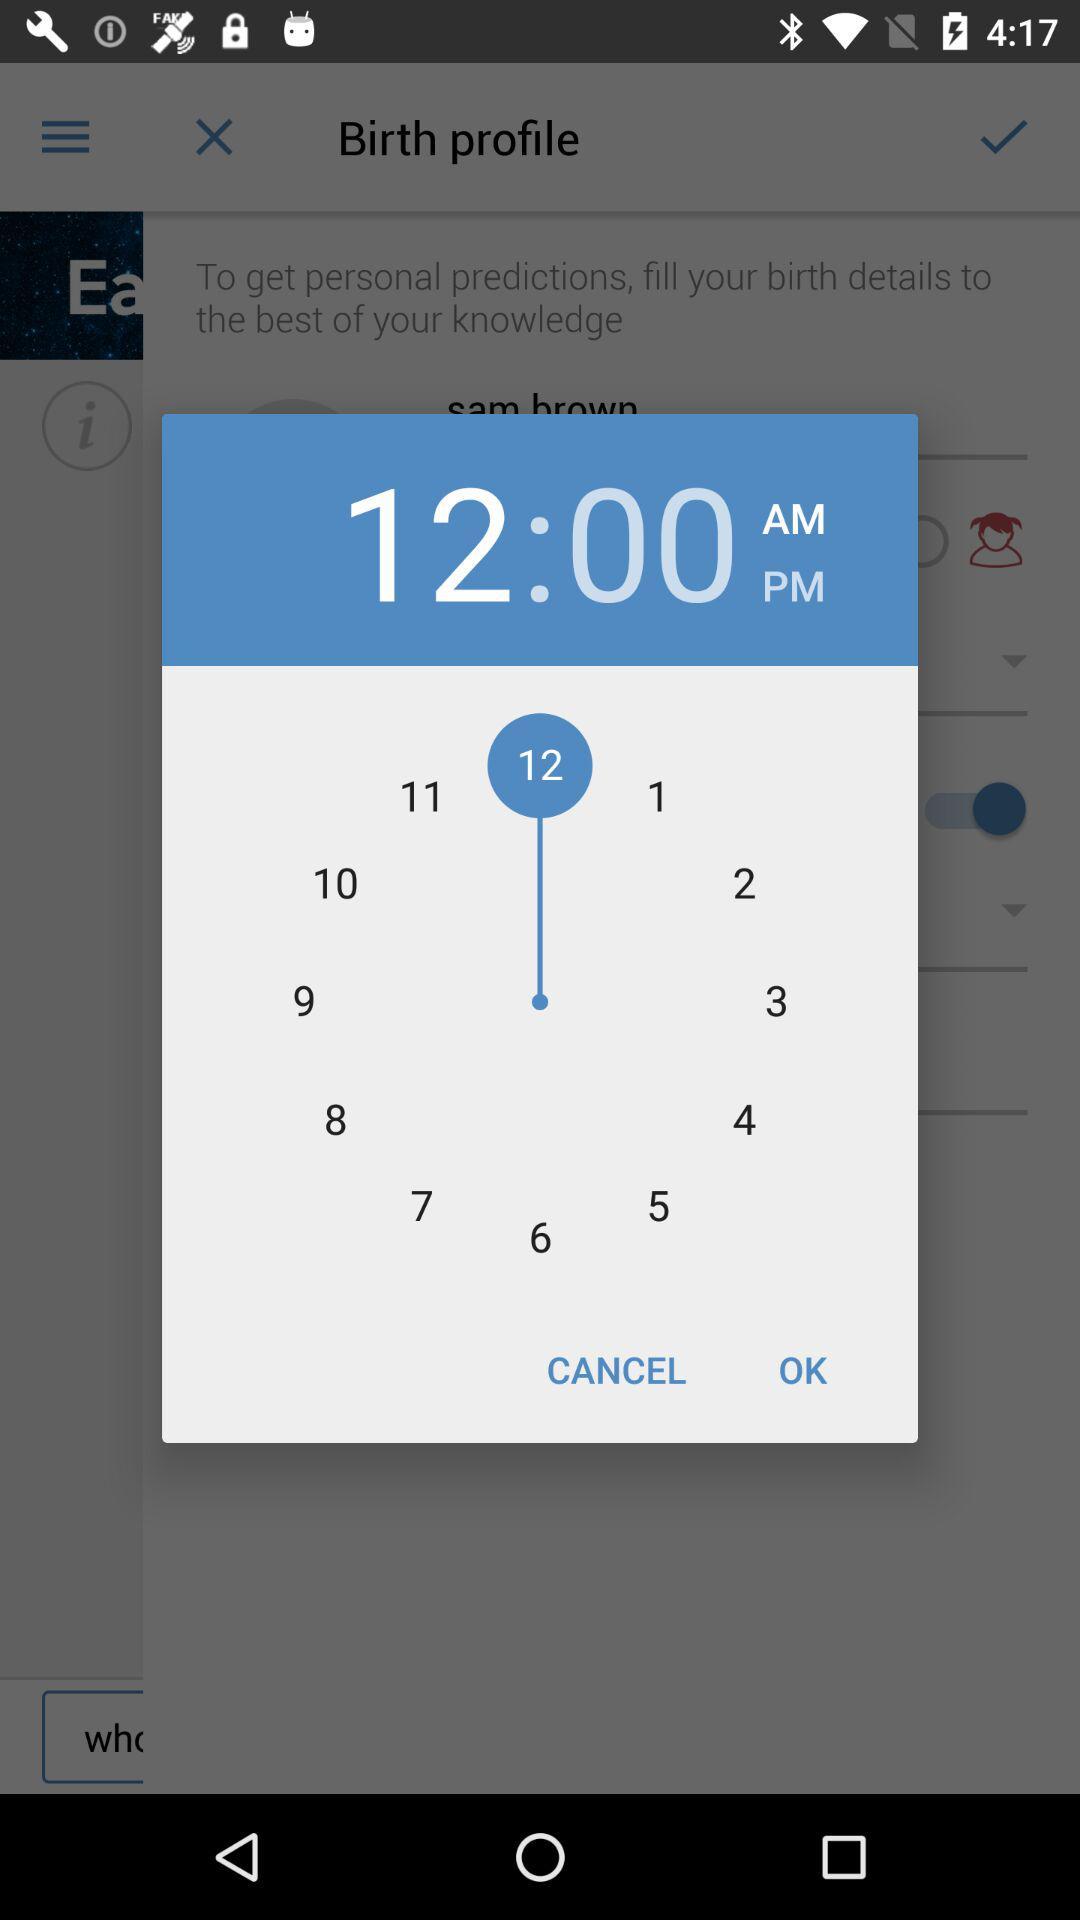  What do you see at coordinates (801, 1368) in the screenshot?
I see `icon at the bottom right corner` at bounding box center [801, 1368].